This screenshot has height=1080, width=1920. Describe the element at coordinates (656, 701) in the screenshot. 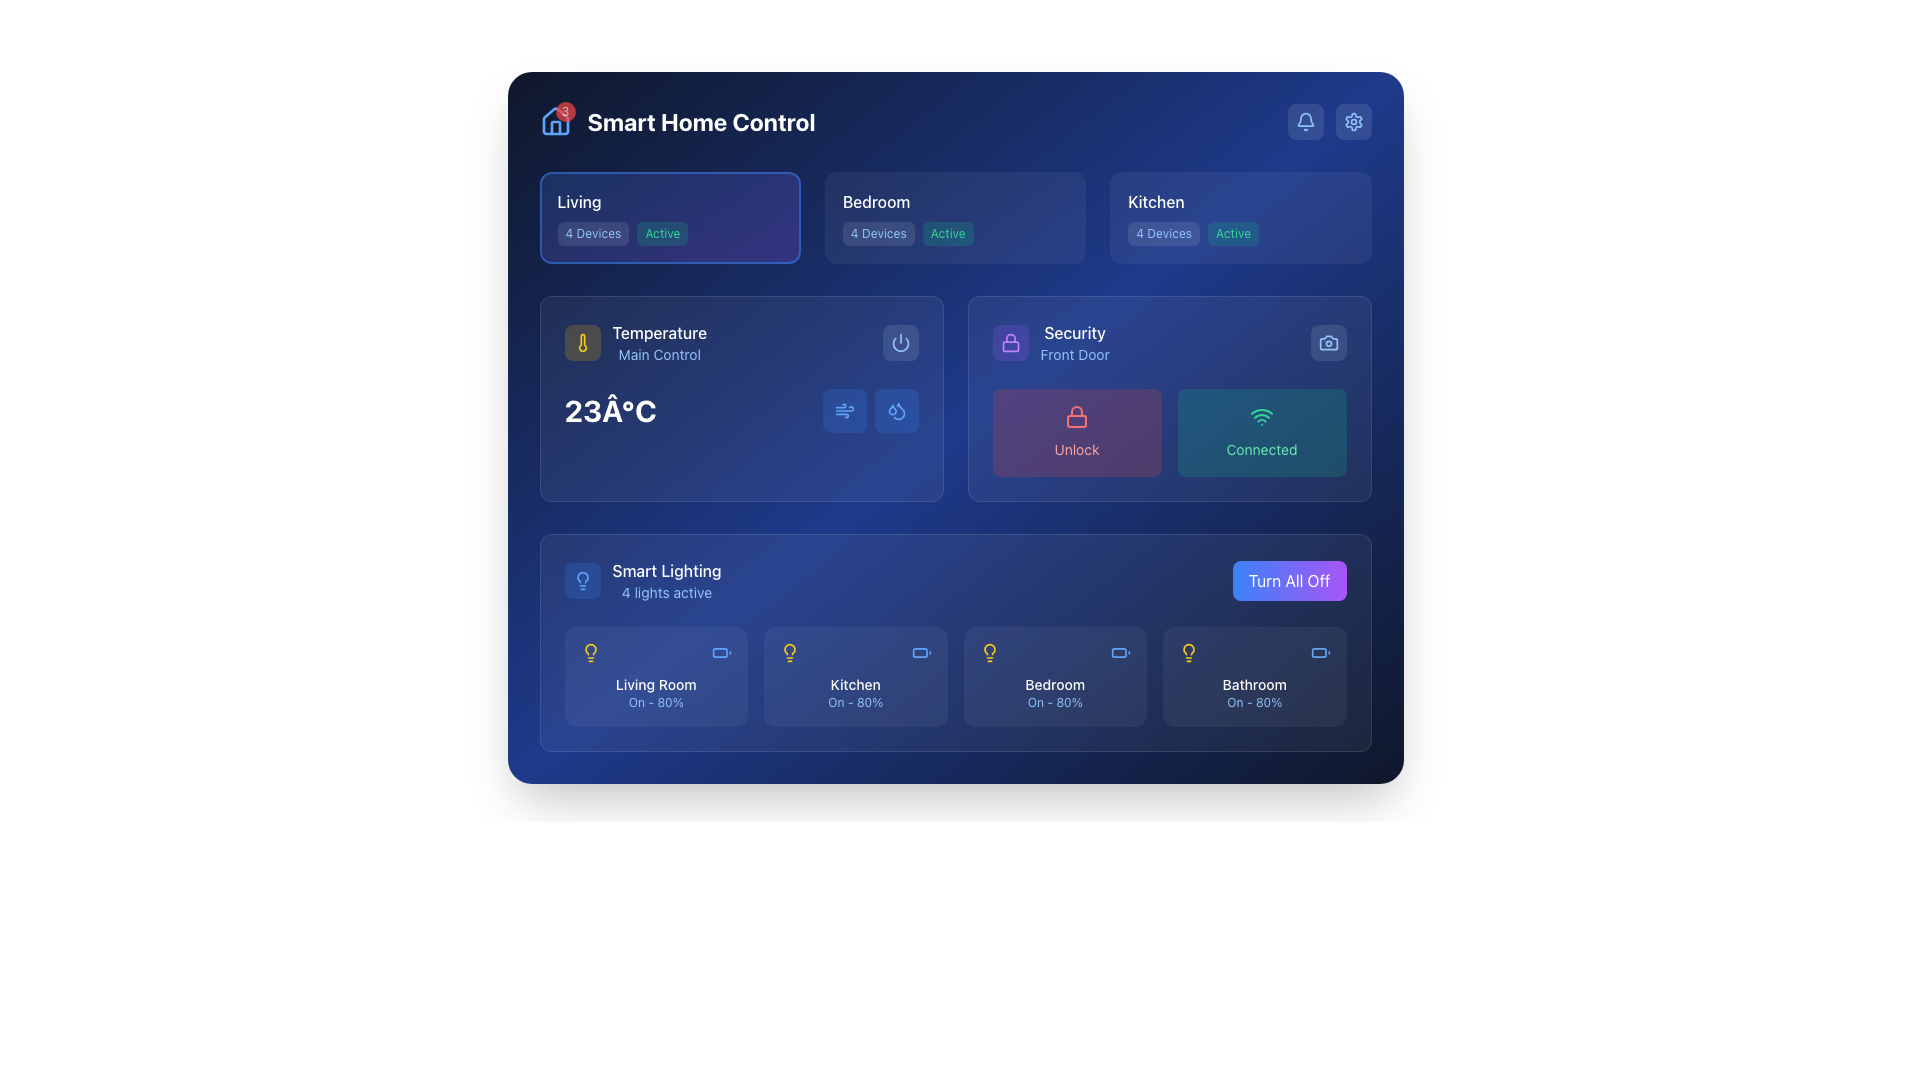

I see `the text label displaying the current operational status (On) and intensity (80%) of the lighting in the Living Room, located at the bottom of the card labeled 'Living Room' in the Smart Lighting section` at that location.